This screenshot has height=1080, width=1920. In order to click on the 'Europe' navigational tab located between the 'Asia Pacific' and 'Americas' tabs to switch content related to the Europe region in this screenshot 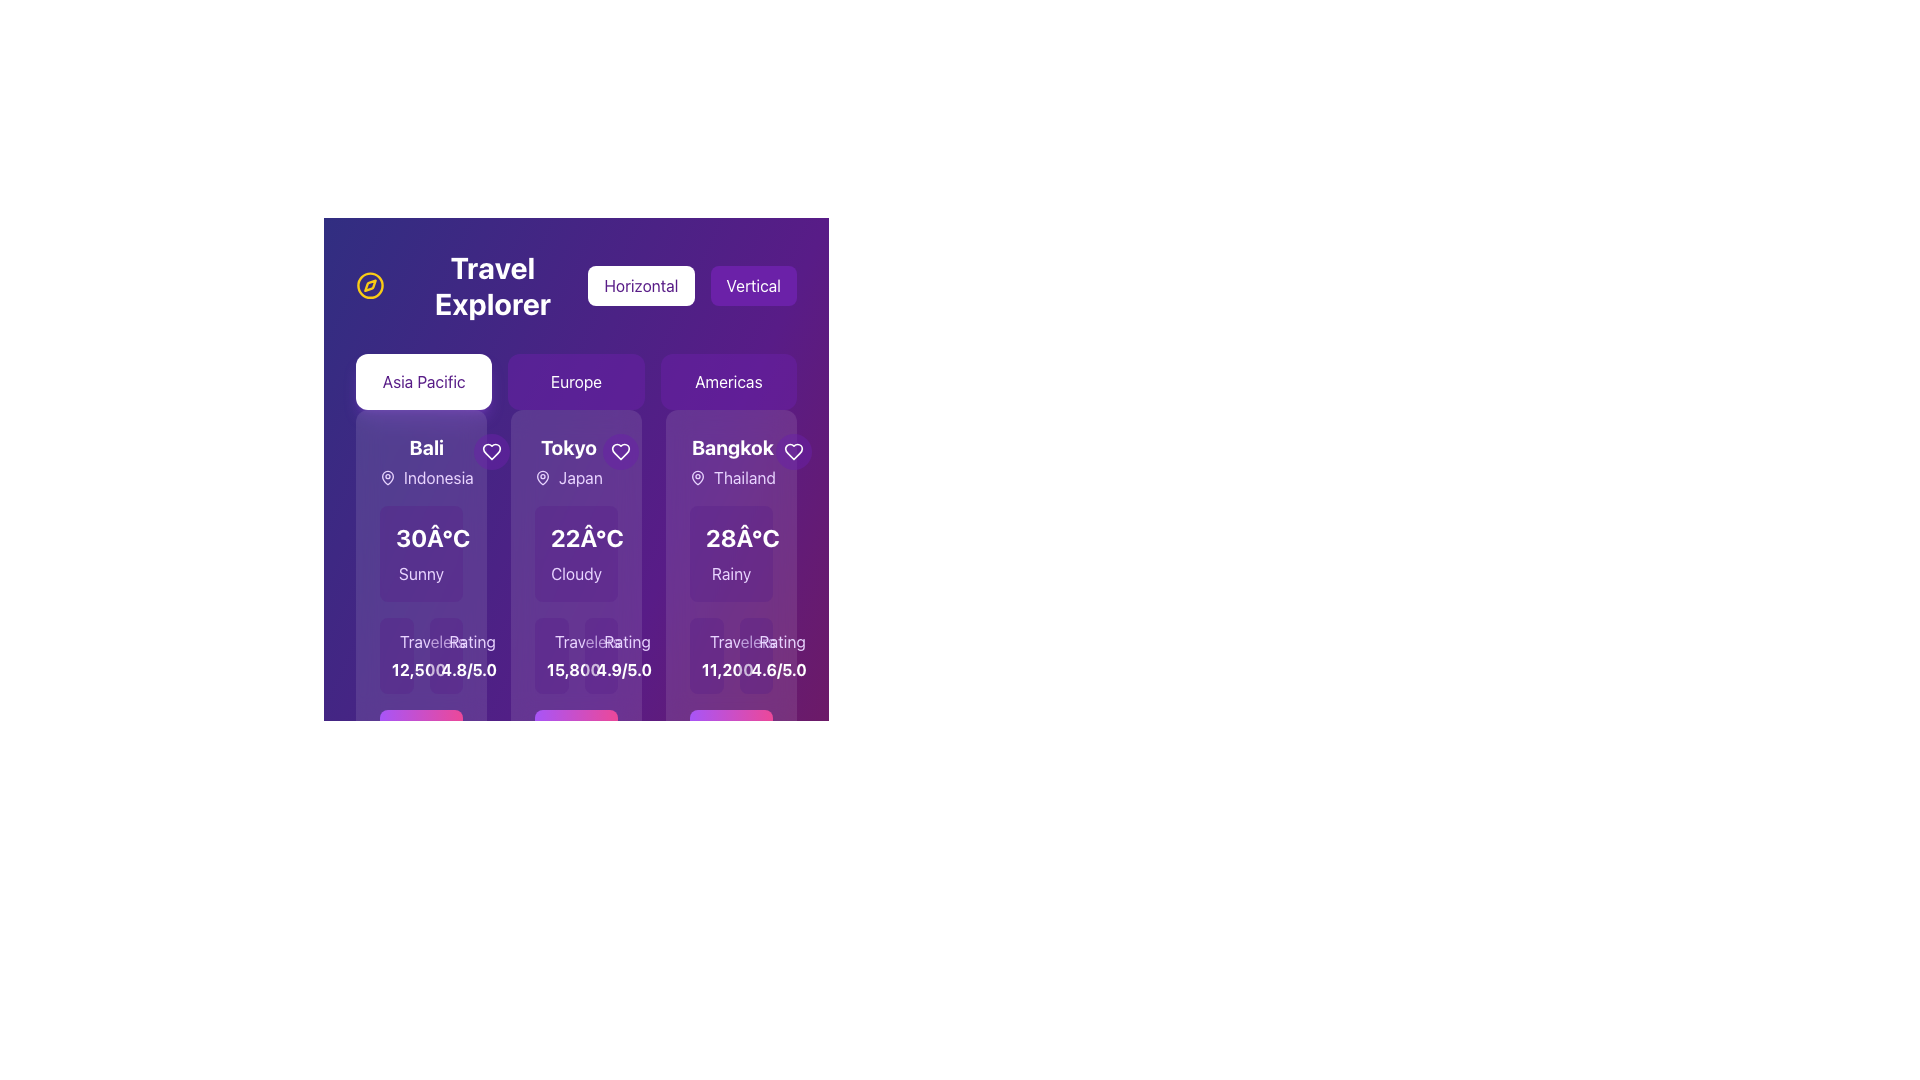, I will do `click(575, 381)`.